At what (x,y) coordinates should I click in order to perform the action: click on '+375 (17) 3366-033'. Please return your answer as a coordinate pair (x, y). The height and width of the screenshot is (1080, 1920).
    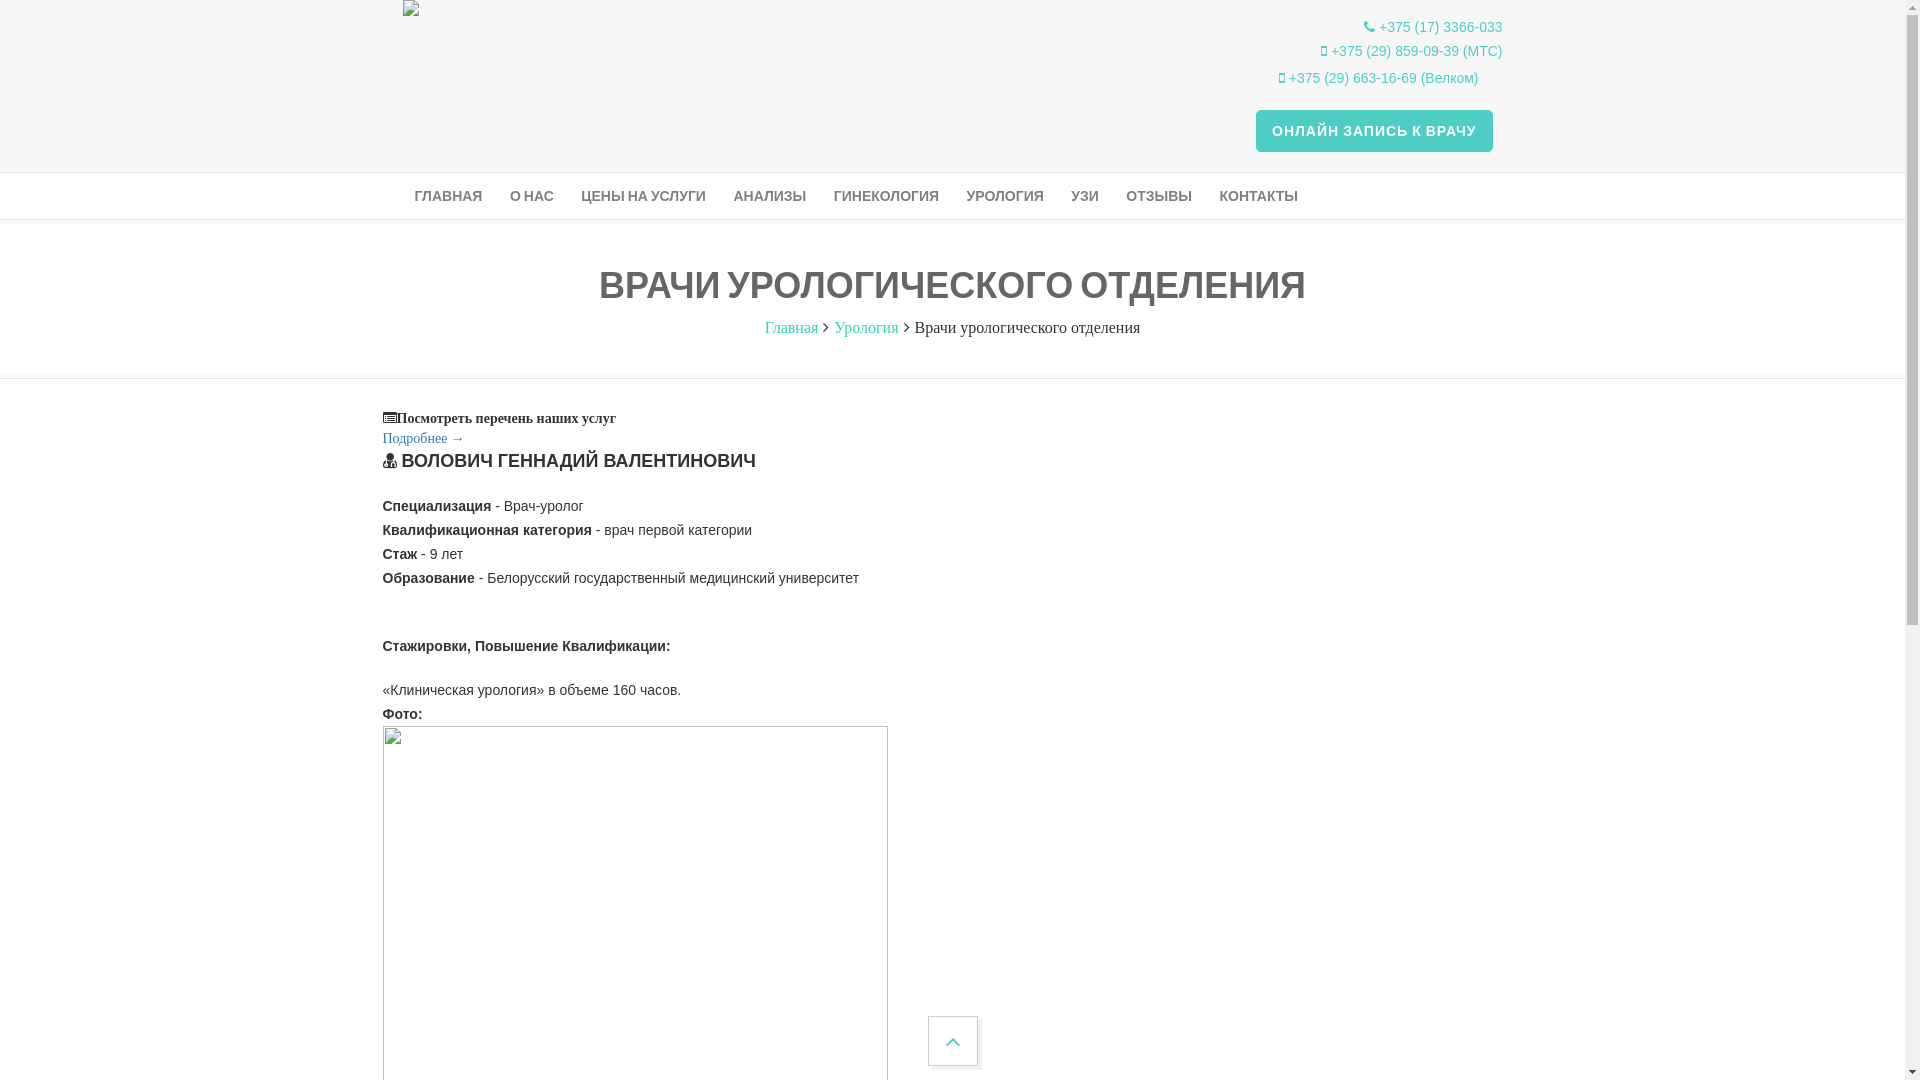
    Looking at the image, I should click on (1432, 27).